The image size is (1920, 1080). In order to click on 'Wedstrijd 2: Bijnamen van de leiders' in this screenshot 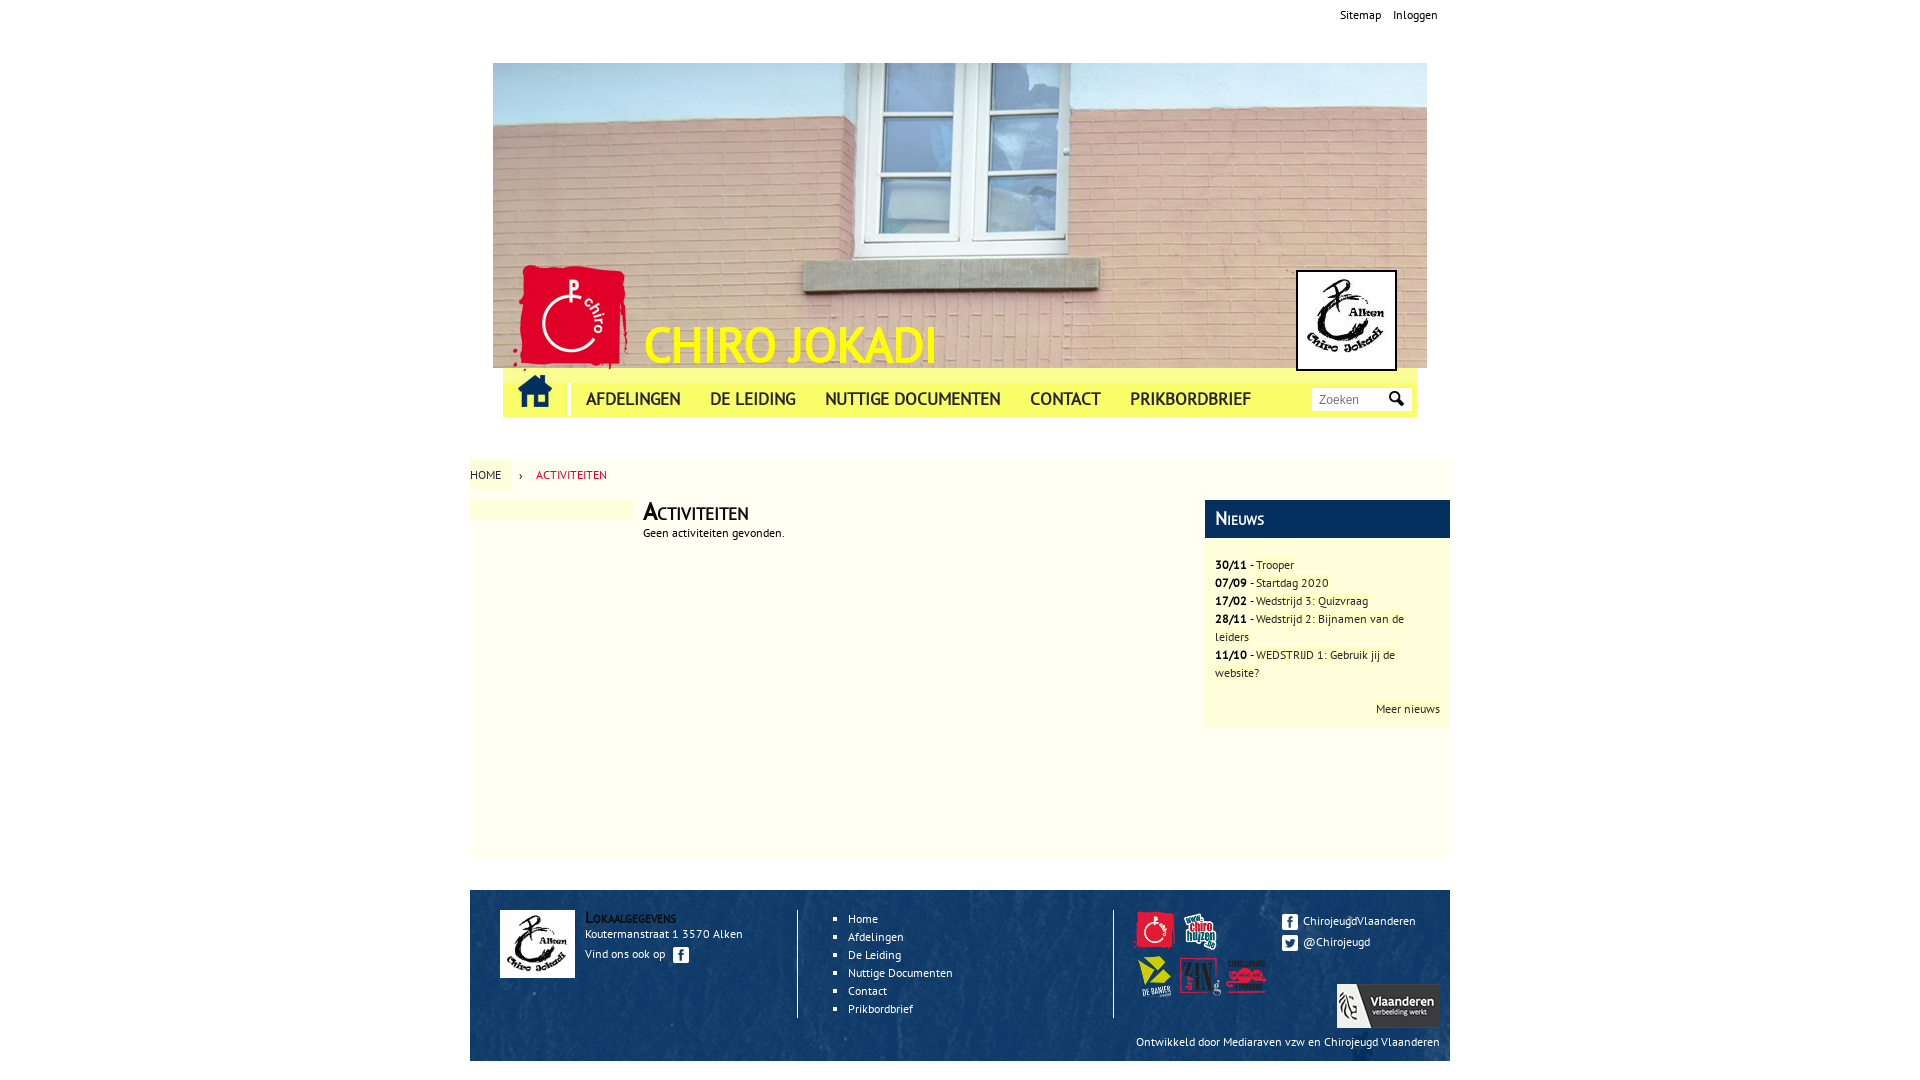, I will do `click(1309, 626)`.